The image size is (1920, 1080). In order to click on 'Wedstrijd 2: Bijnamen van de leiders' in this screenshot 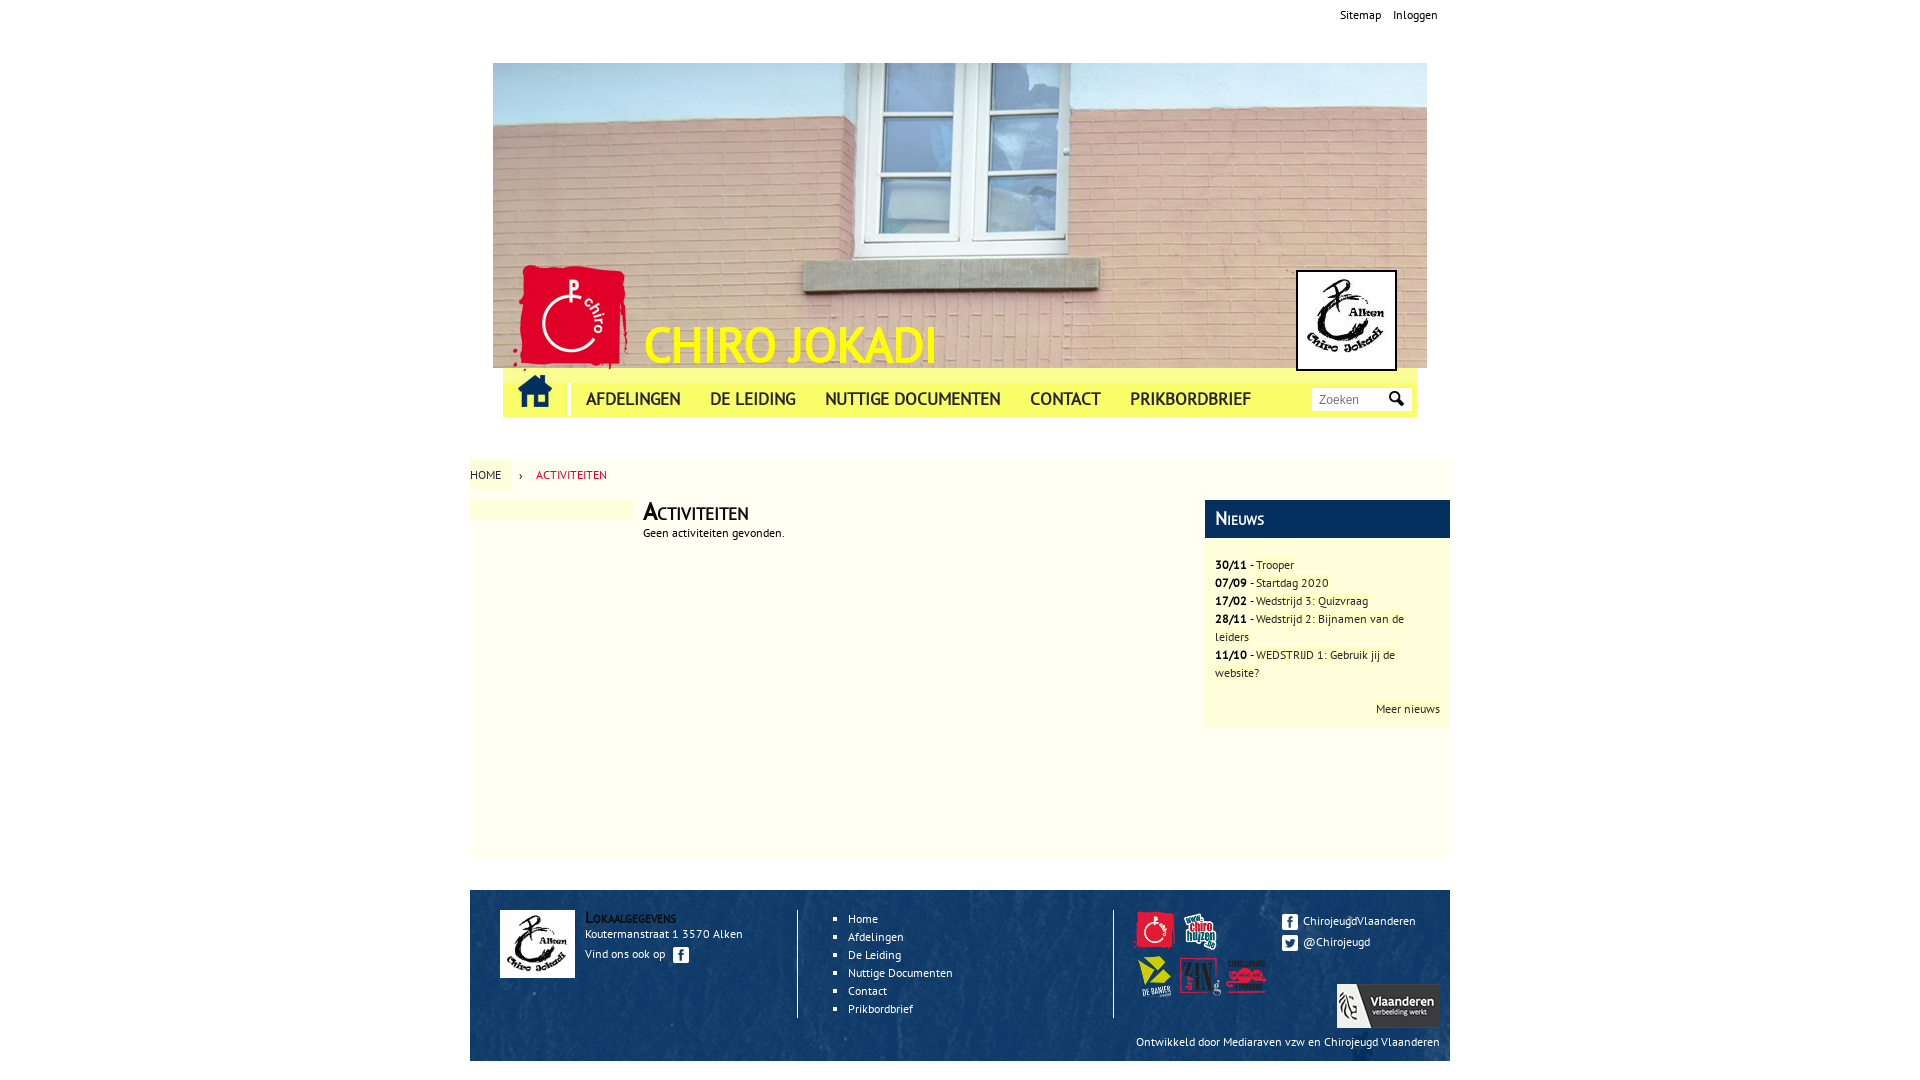, I will do `click(1309, 626)`.